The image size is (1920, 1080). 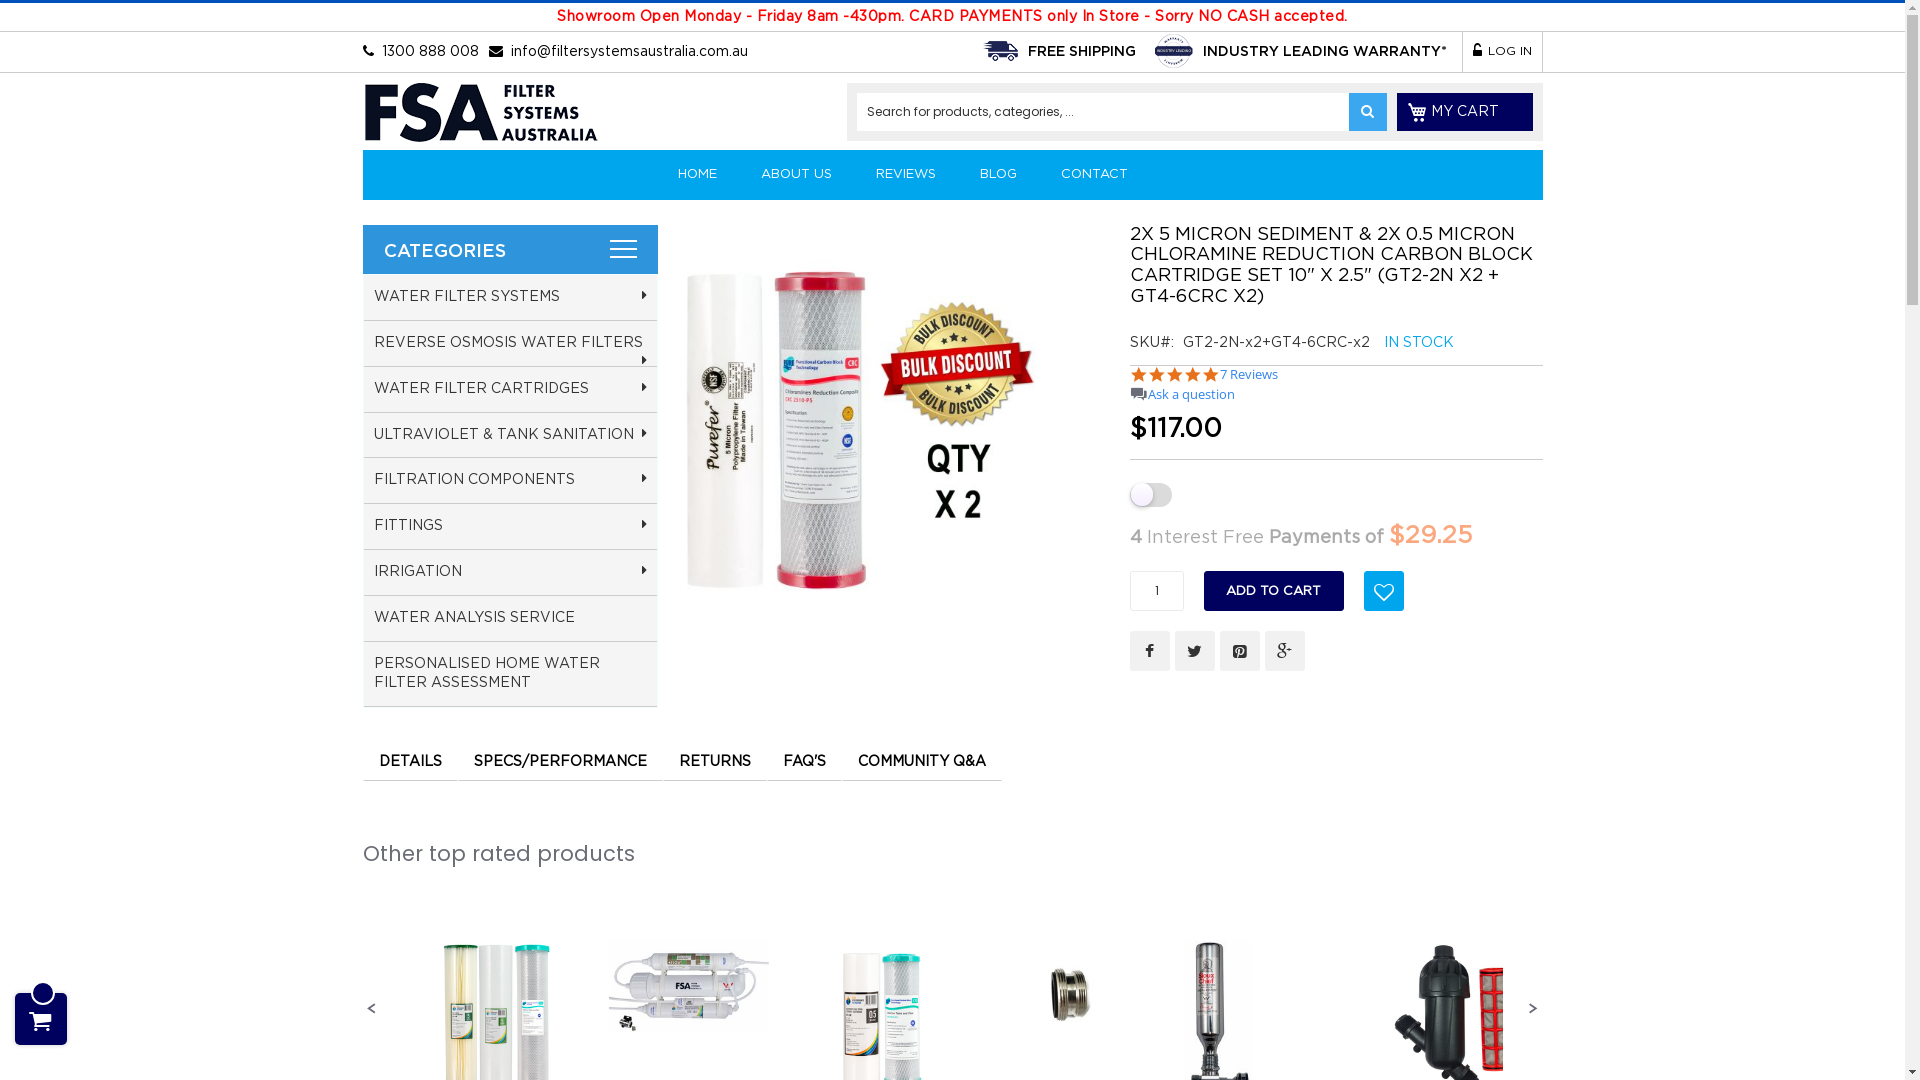 I want to click on 'WATER FILTER CARTRIDGES', so click(x=510, y=389).